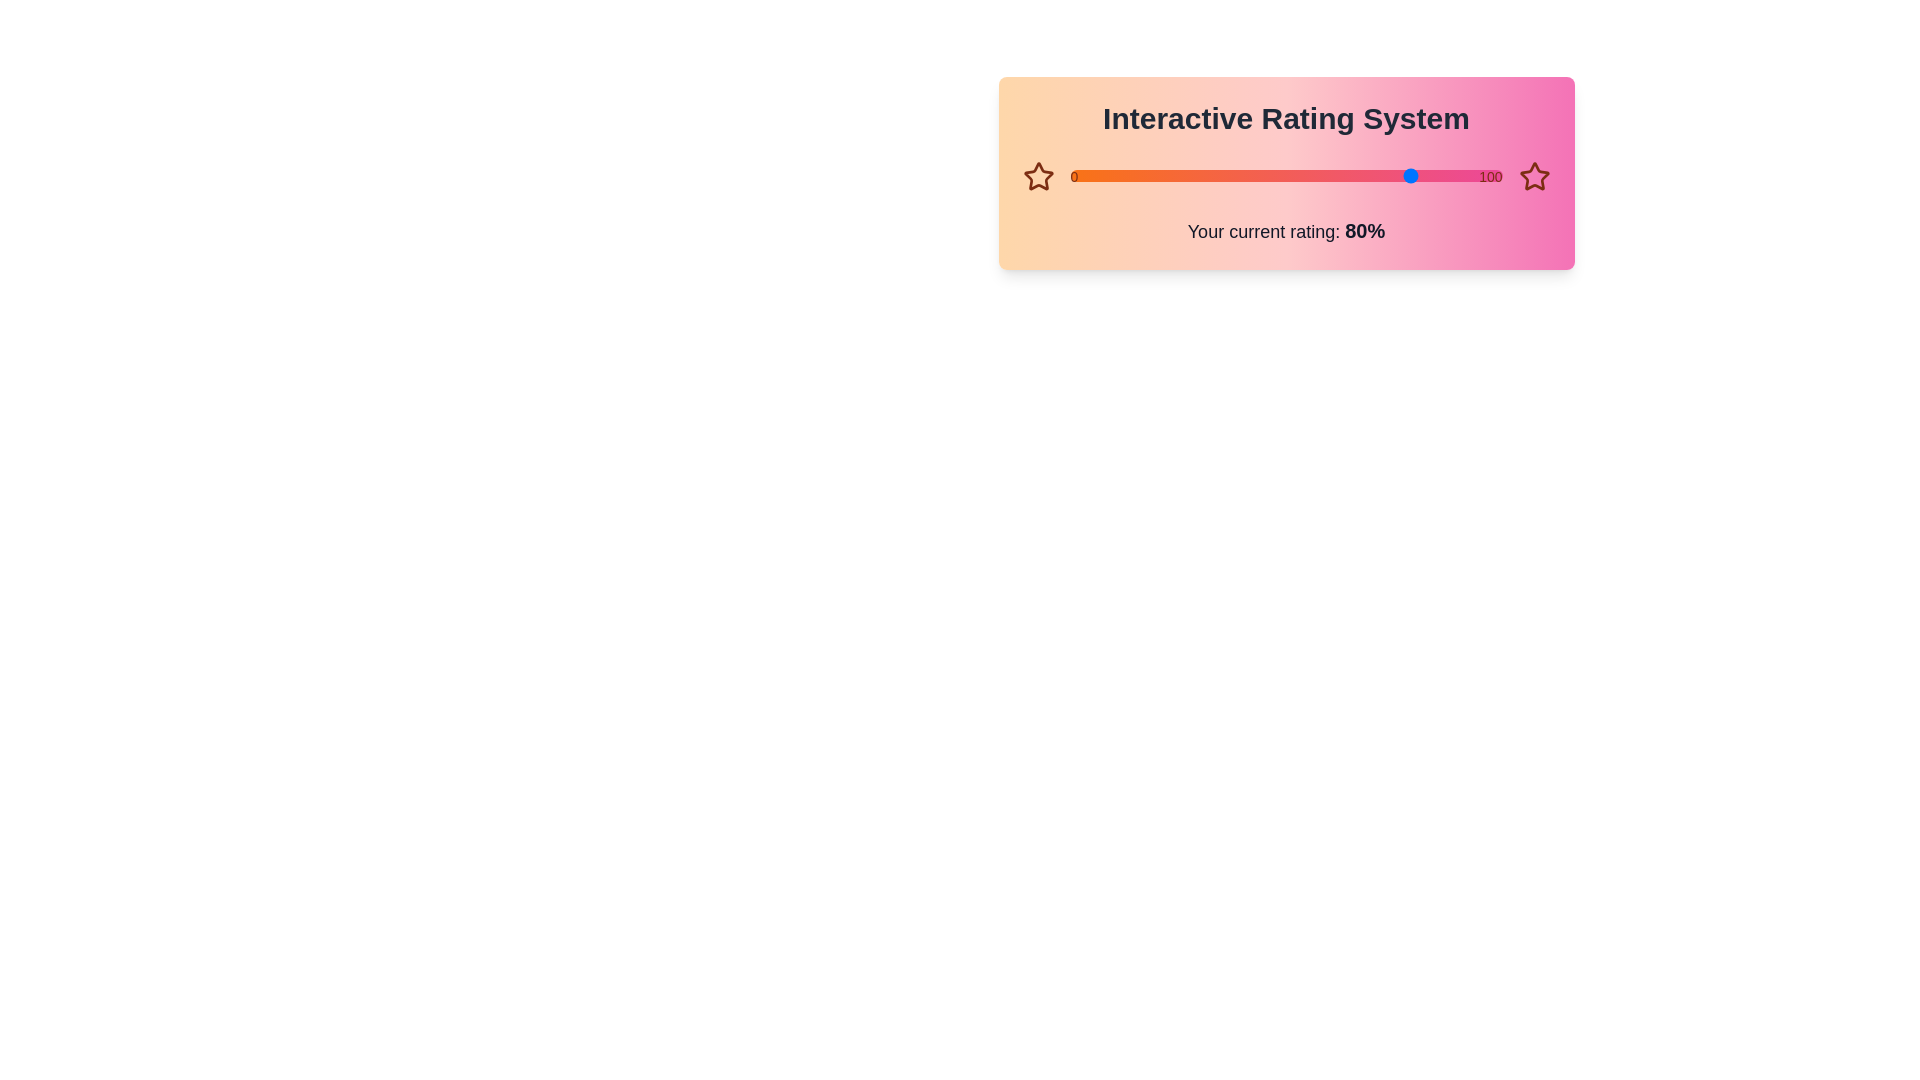  I want to click on the slider to set the rating to 9%, so click(1069, 175).